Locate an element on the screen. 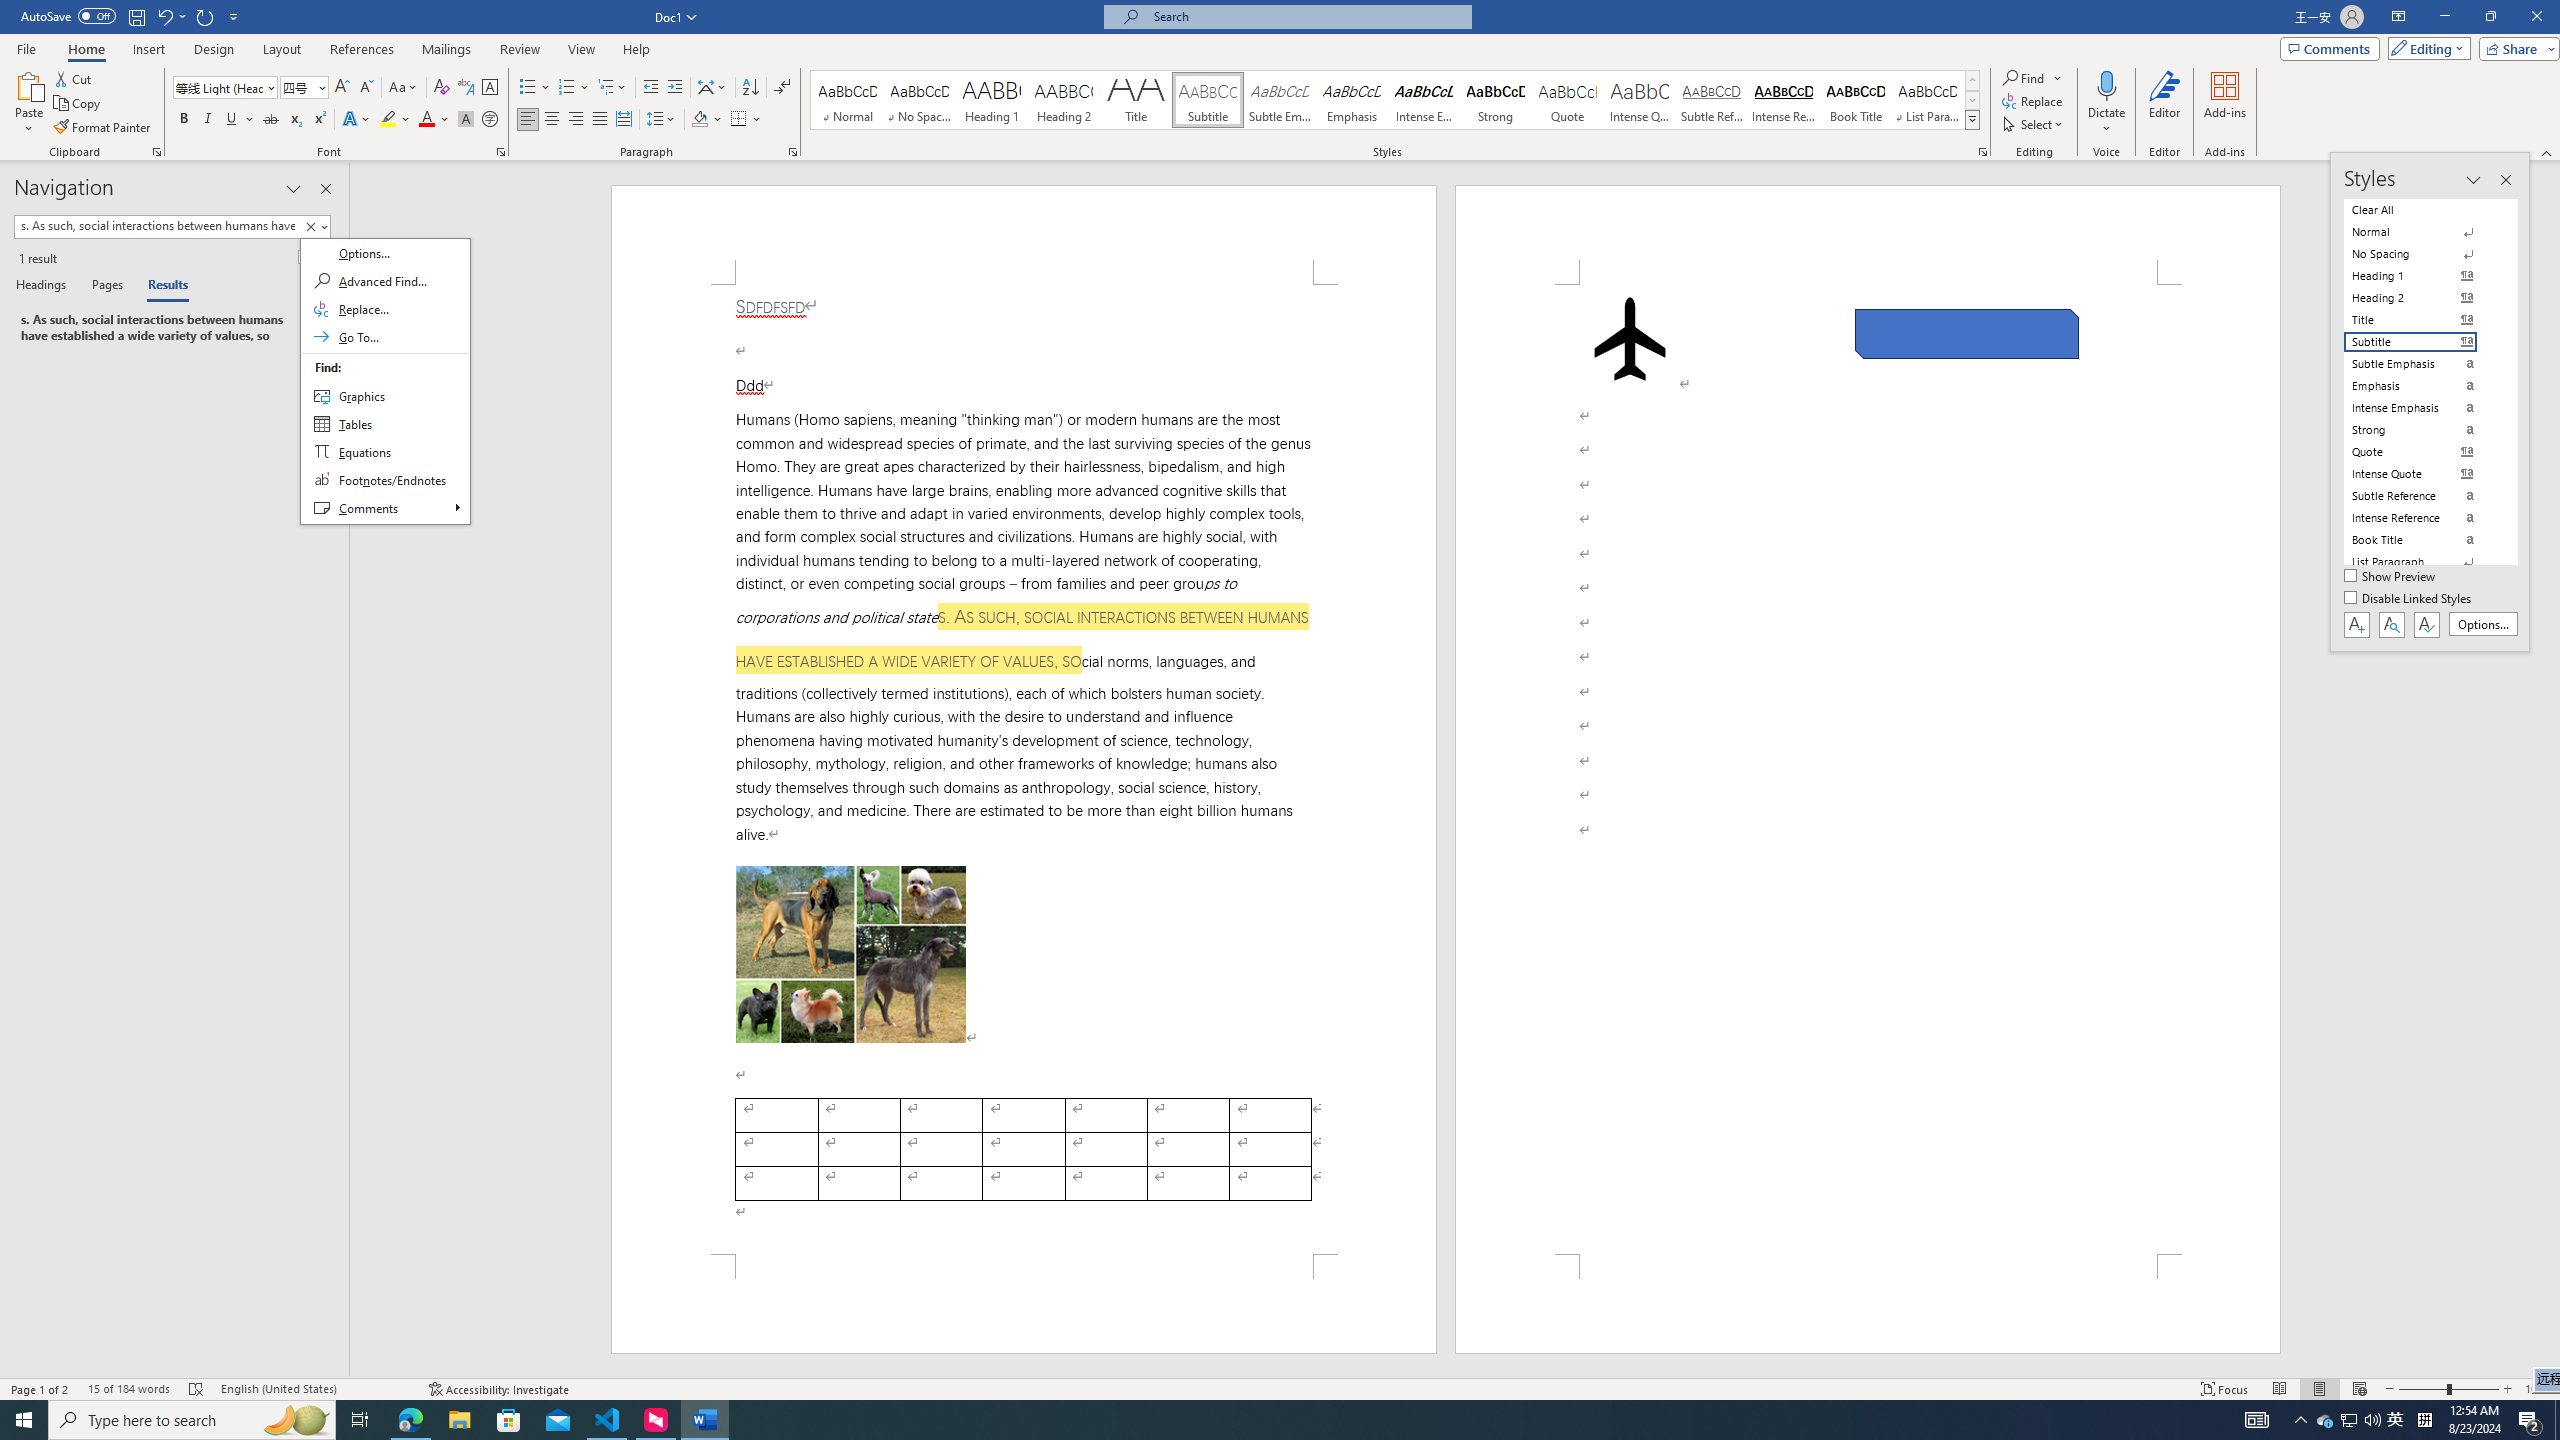 This screenshot has width=2560, height=1440. 'Multilevel List' is located at coordinates (611, 87).